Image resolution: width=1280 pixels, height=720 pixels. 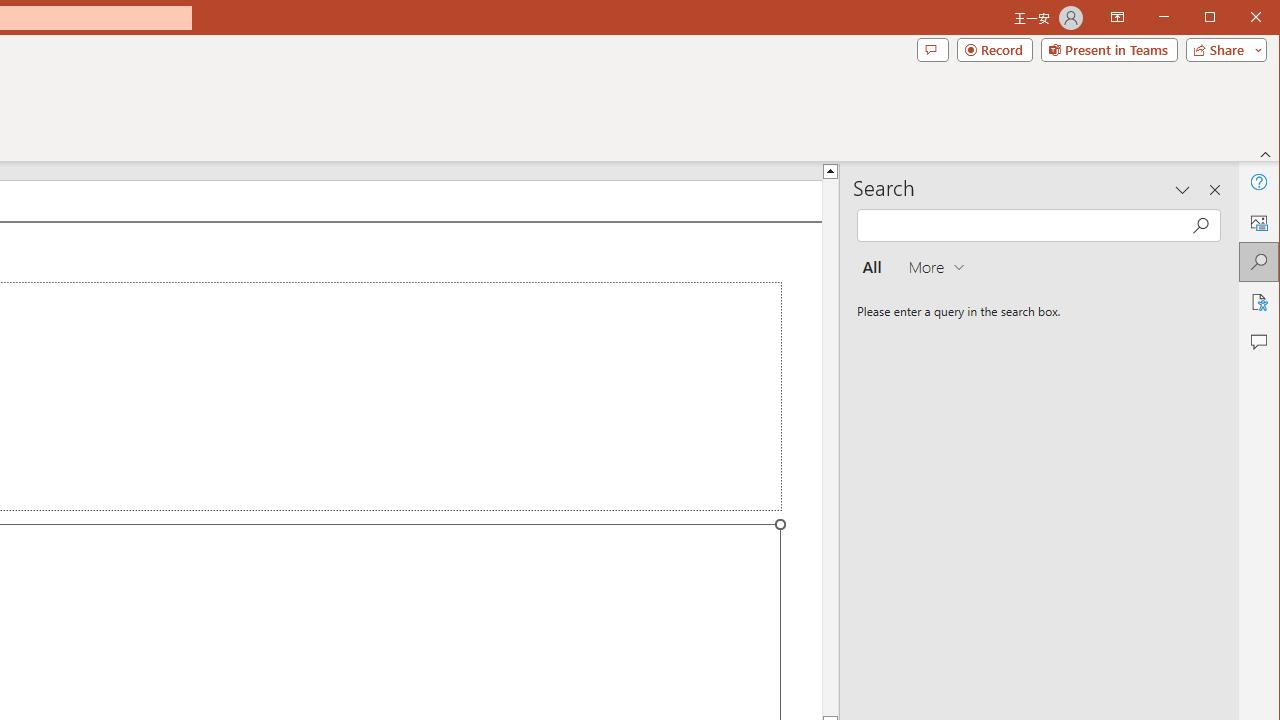 I want to click on 'Comments', so click(x=931, y=49).